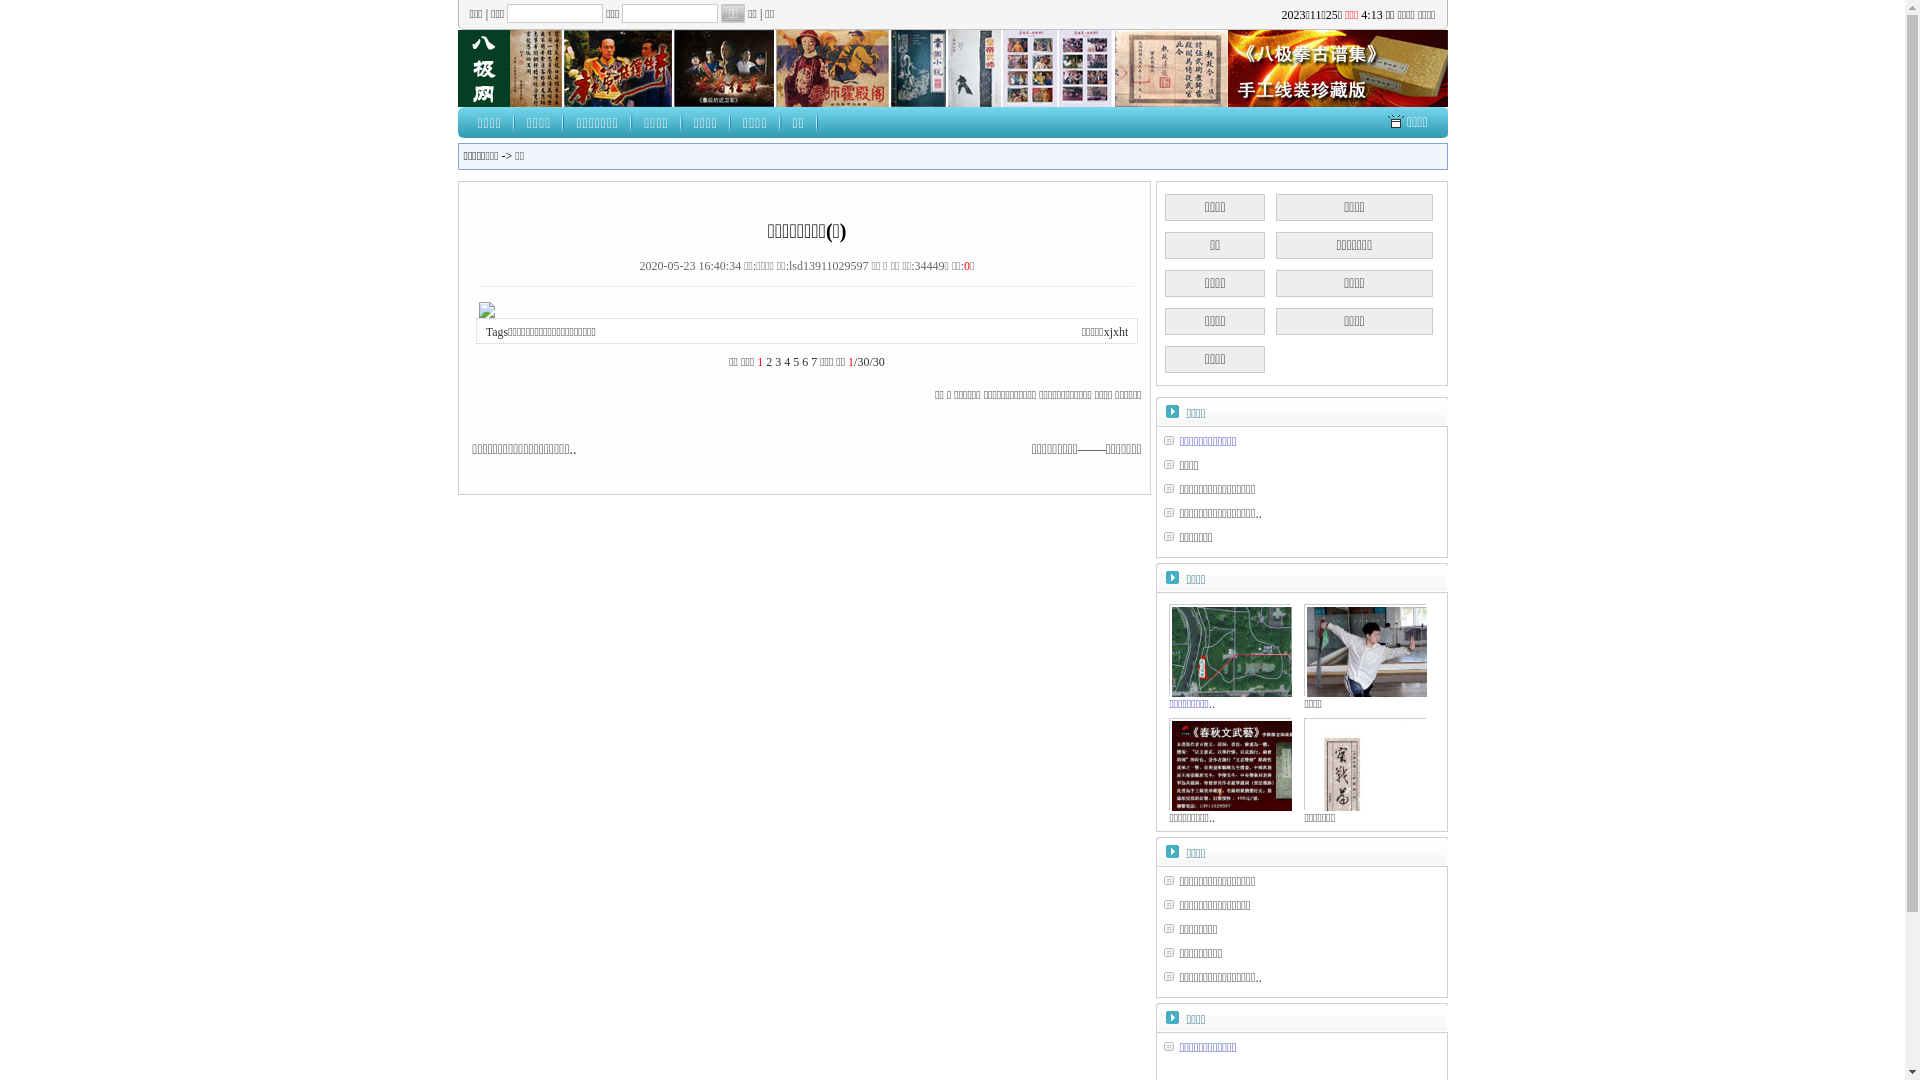 Image resolution: width=1920 pixels, height=1080 pixels. Describe the element at coordinates (814, 362) in the screenshot. I see `'7'` at that location.